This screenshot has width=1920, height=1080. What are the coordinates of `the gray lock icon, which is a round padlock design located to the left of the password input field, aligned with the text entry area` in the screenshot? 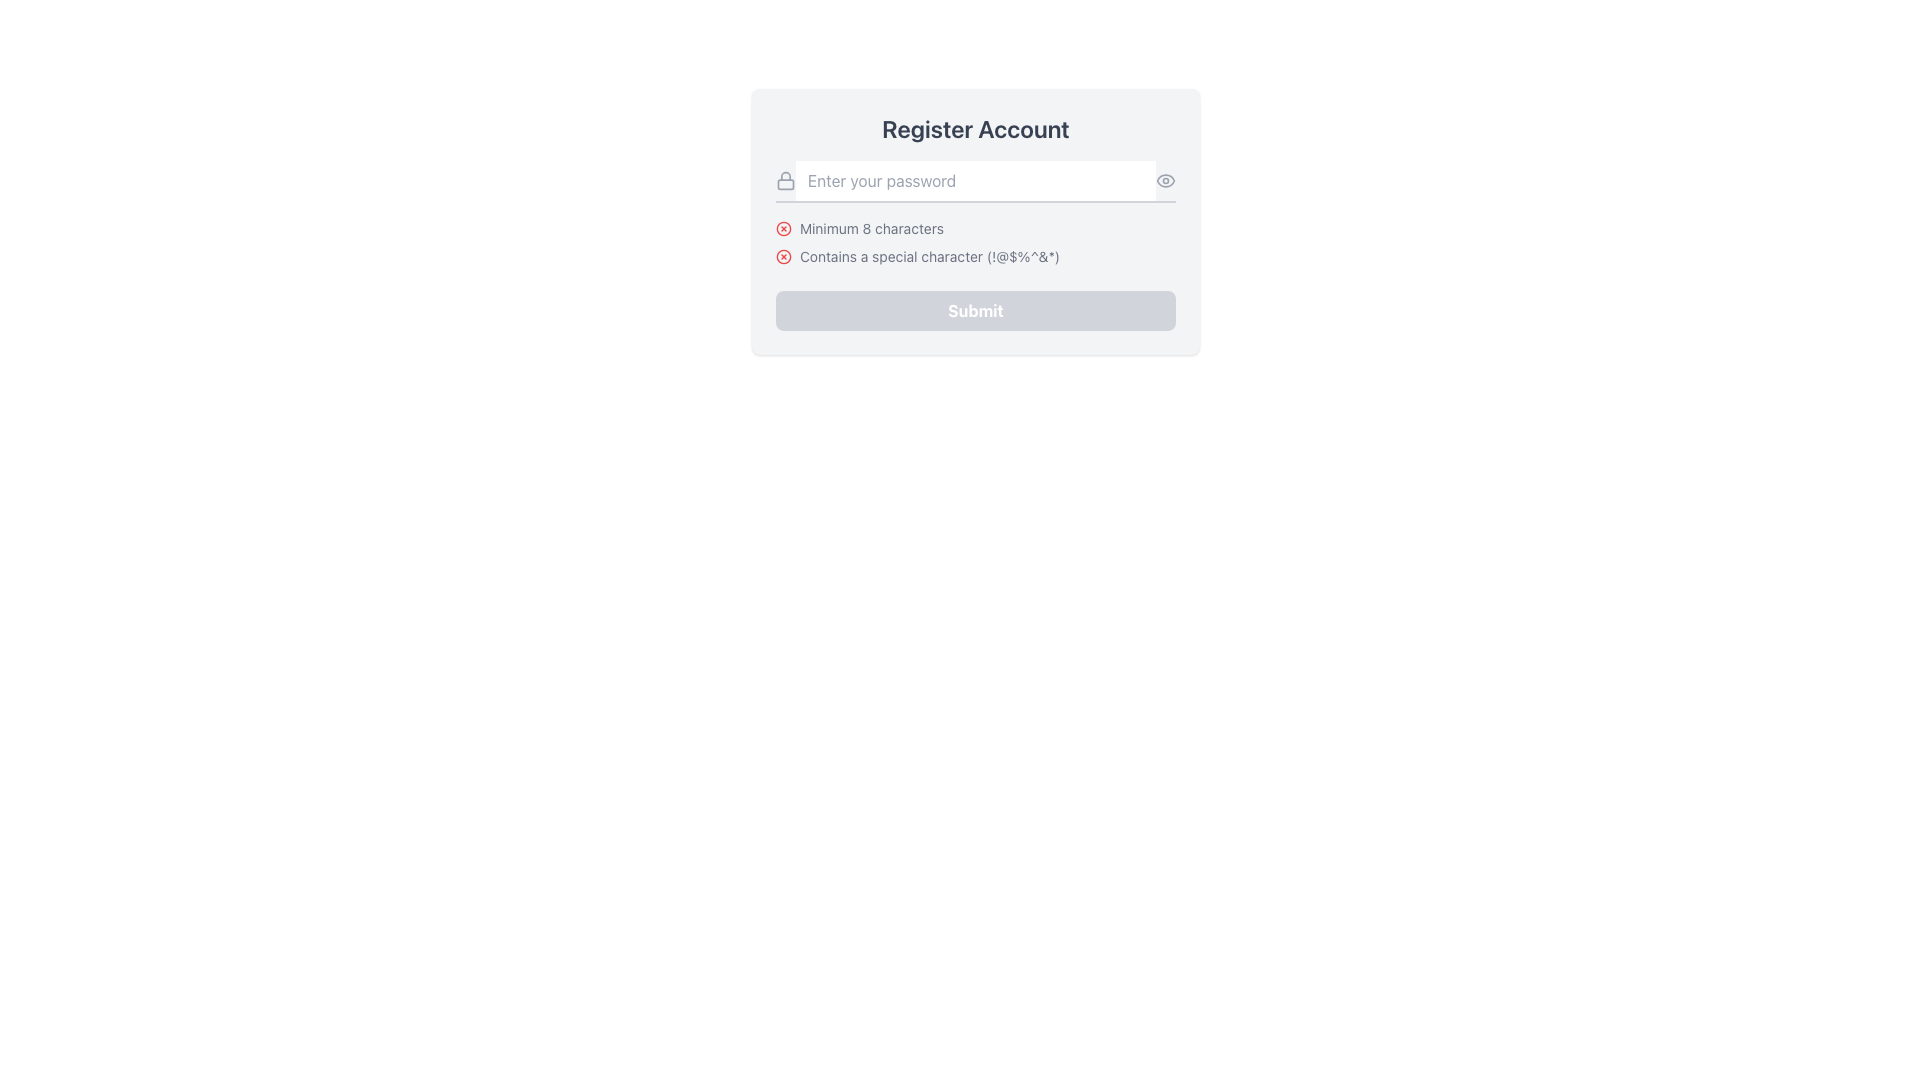 It's located at (785, 181).